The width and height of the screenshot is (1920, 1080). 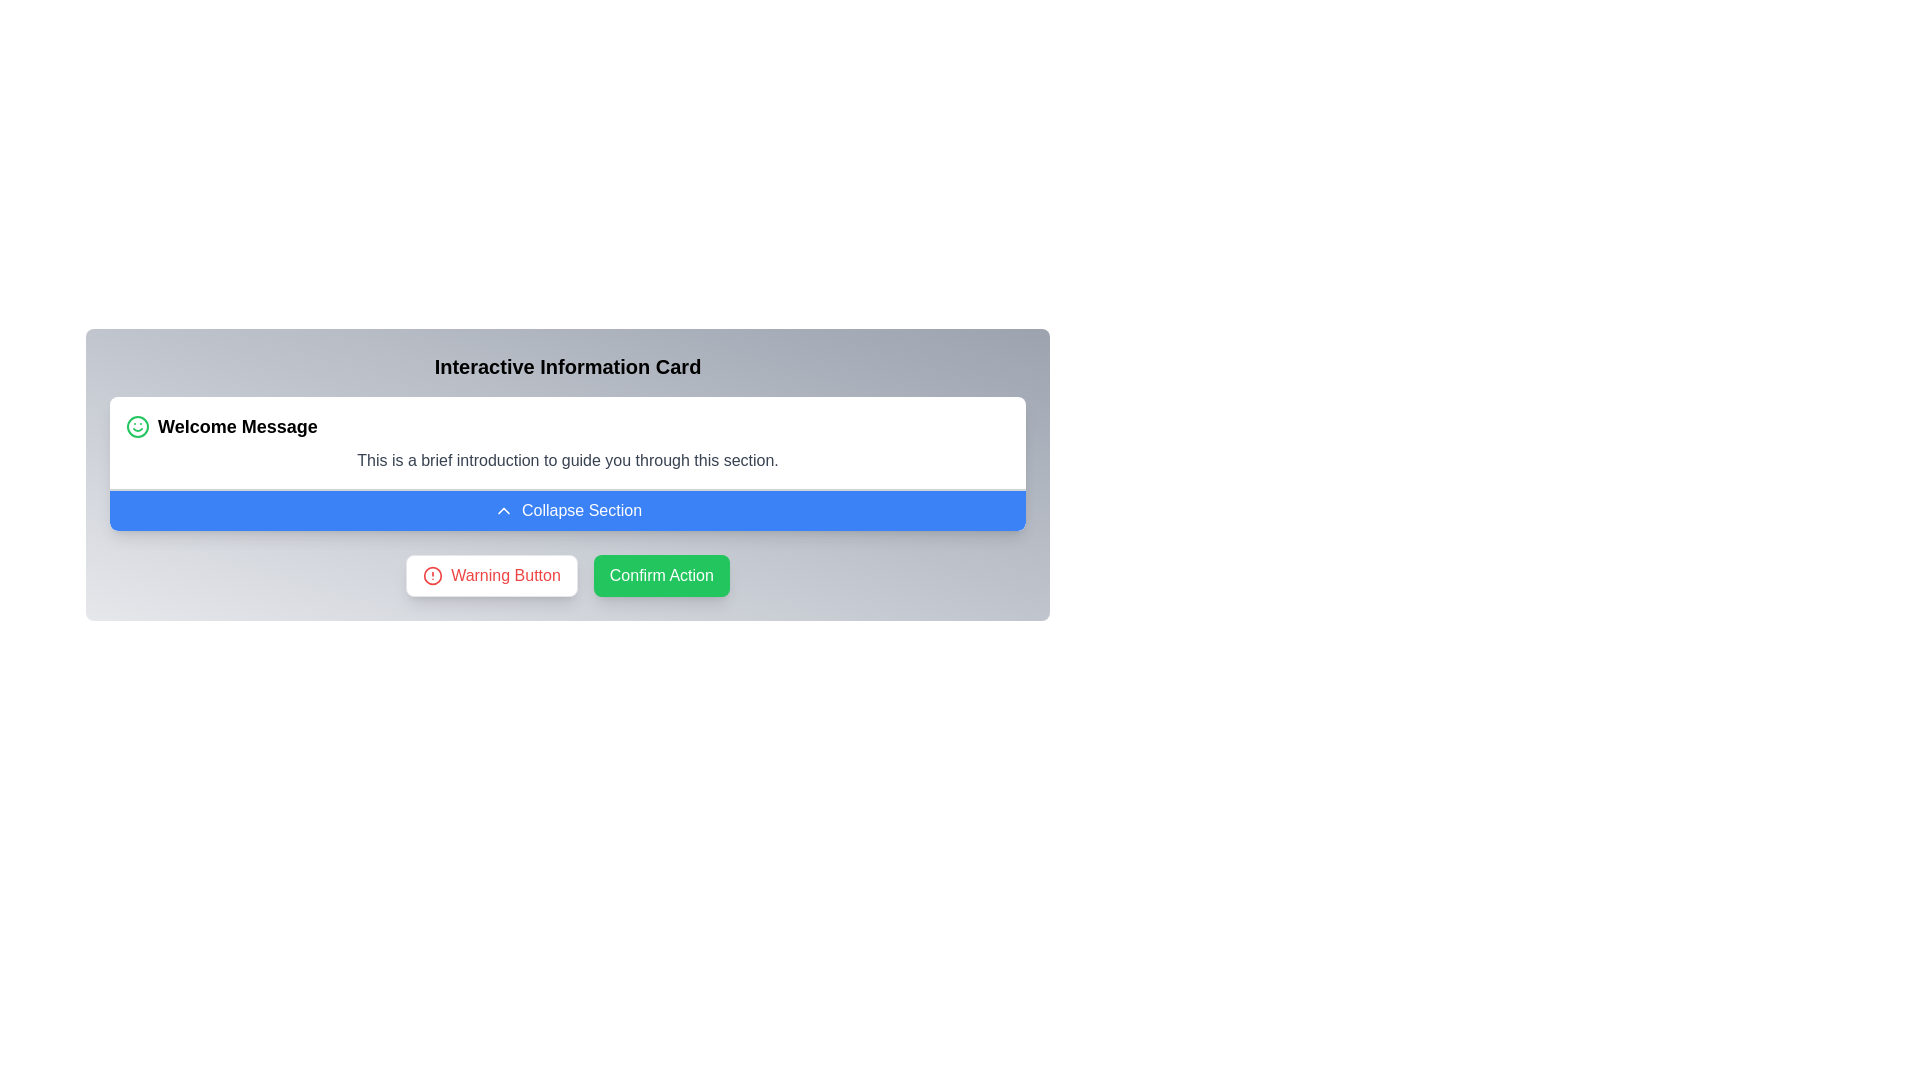 What do you see at coordinates (137, 426) in the screenshot?
I see `the Circle icon border that is part of the smiley face illustration located in the upper-left corner of the 'Welcome Message' card, adjacent to the text 'Welcome Message'` at bounding box center [137, 426].